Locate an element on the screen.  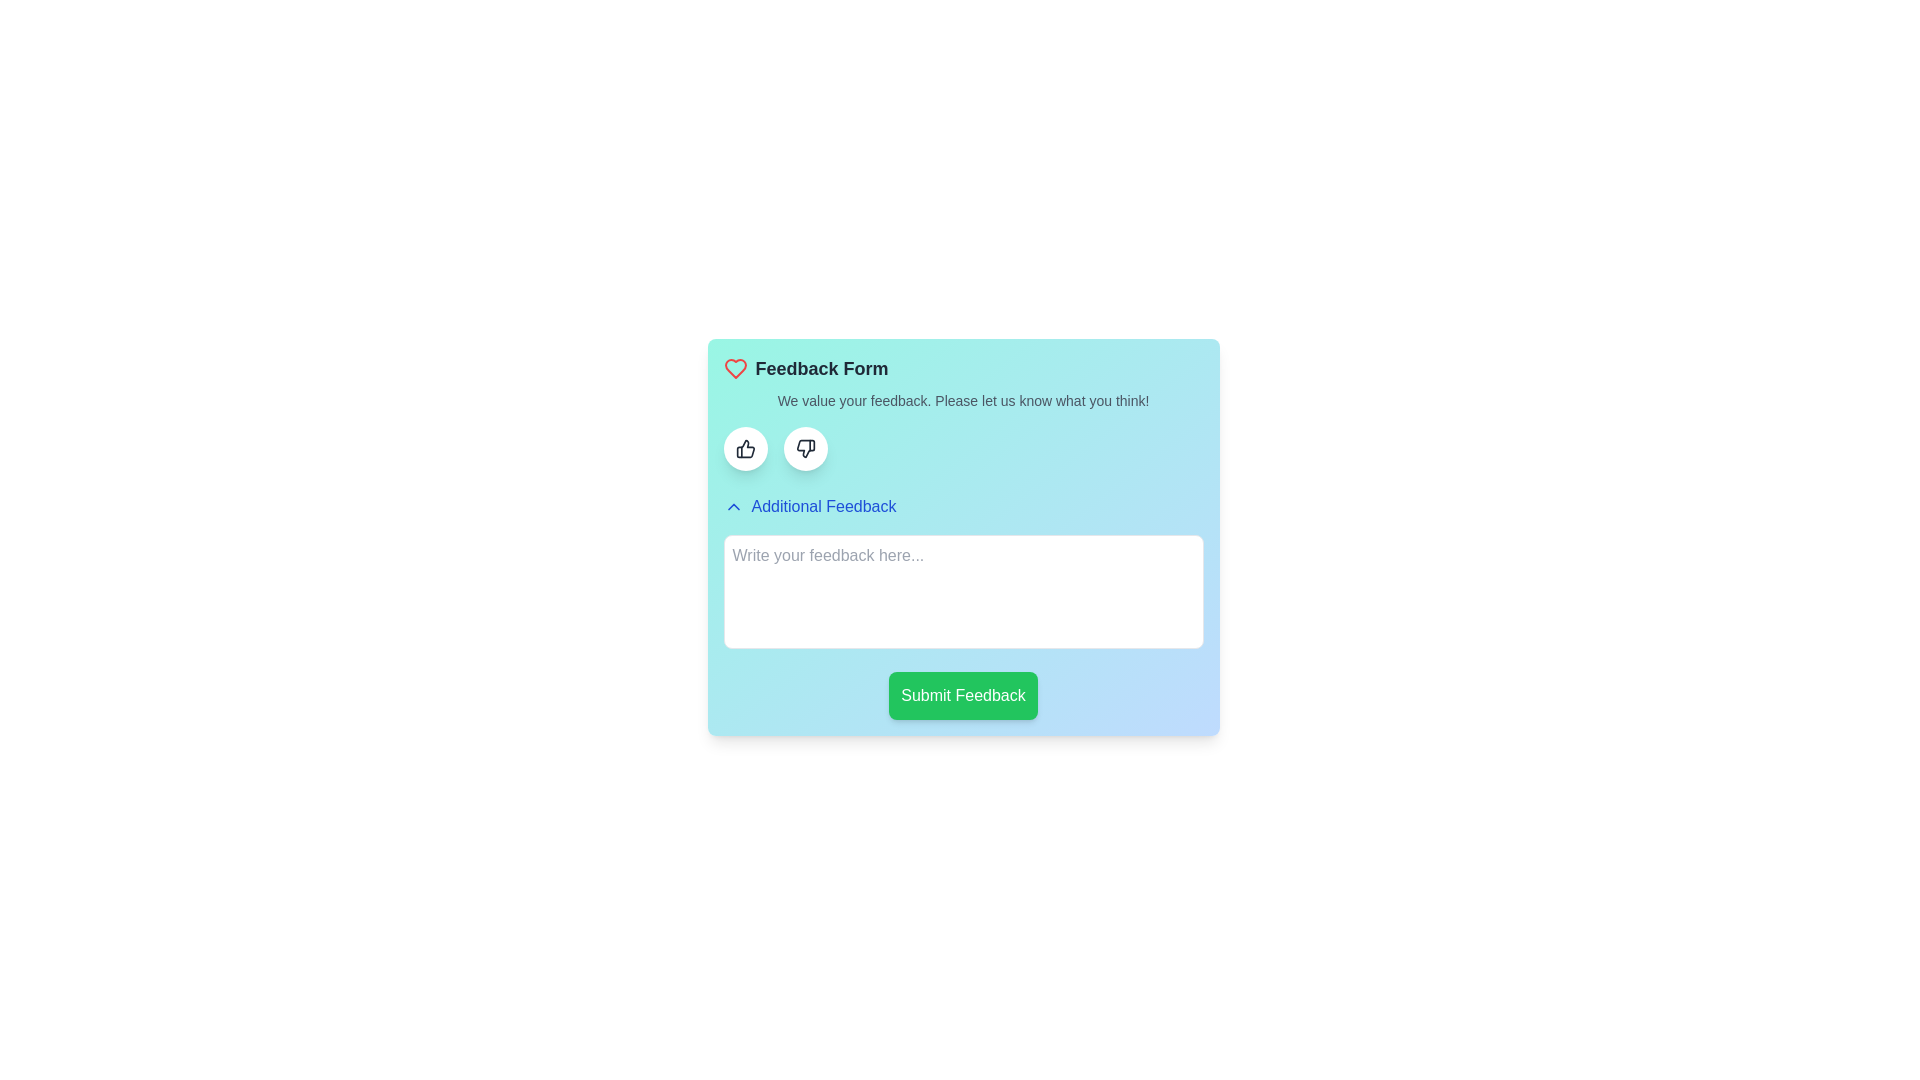
the circular thumbs-up button with a white background and black outline is located at coordinates (744, 447).